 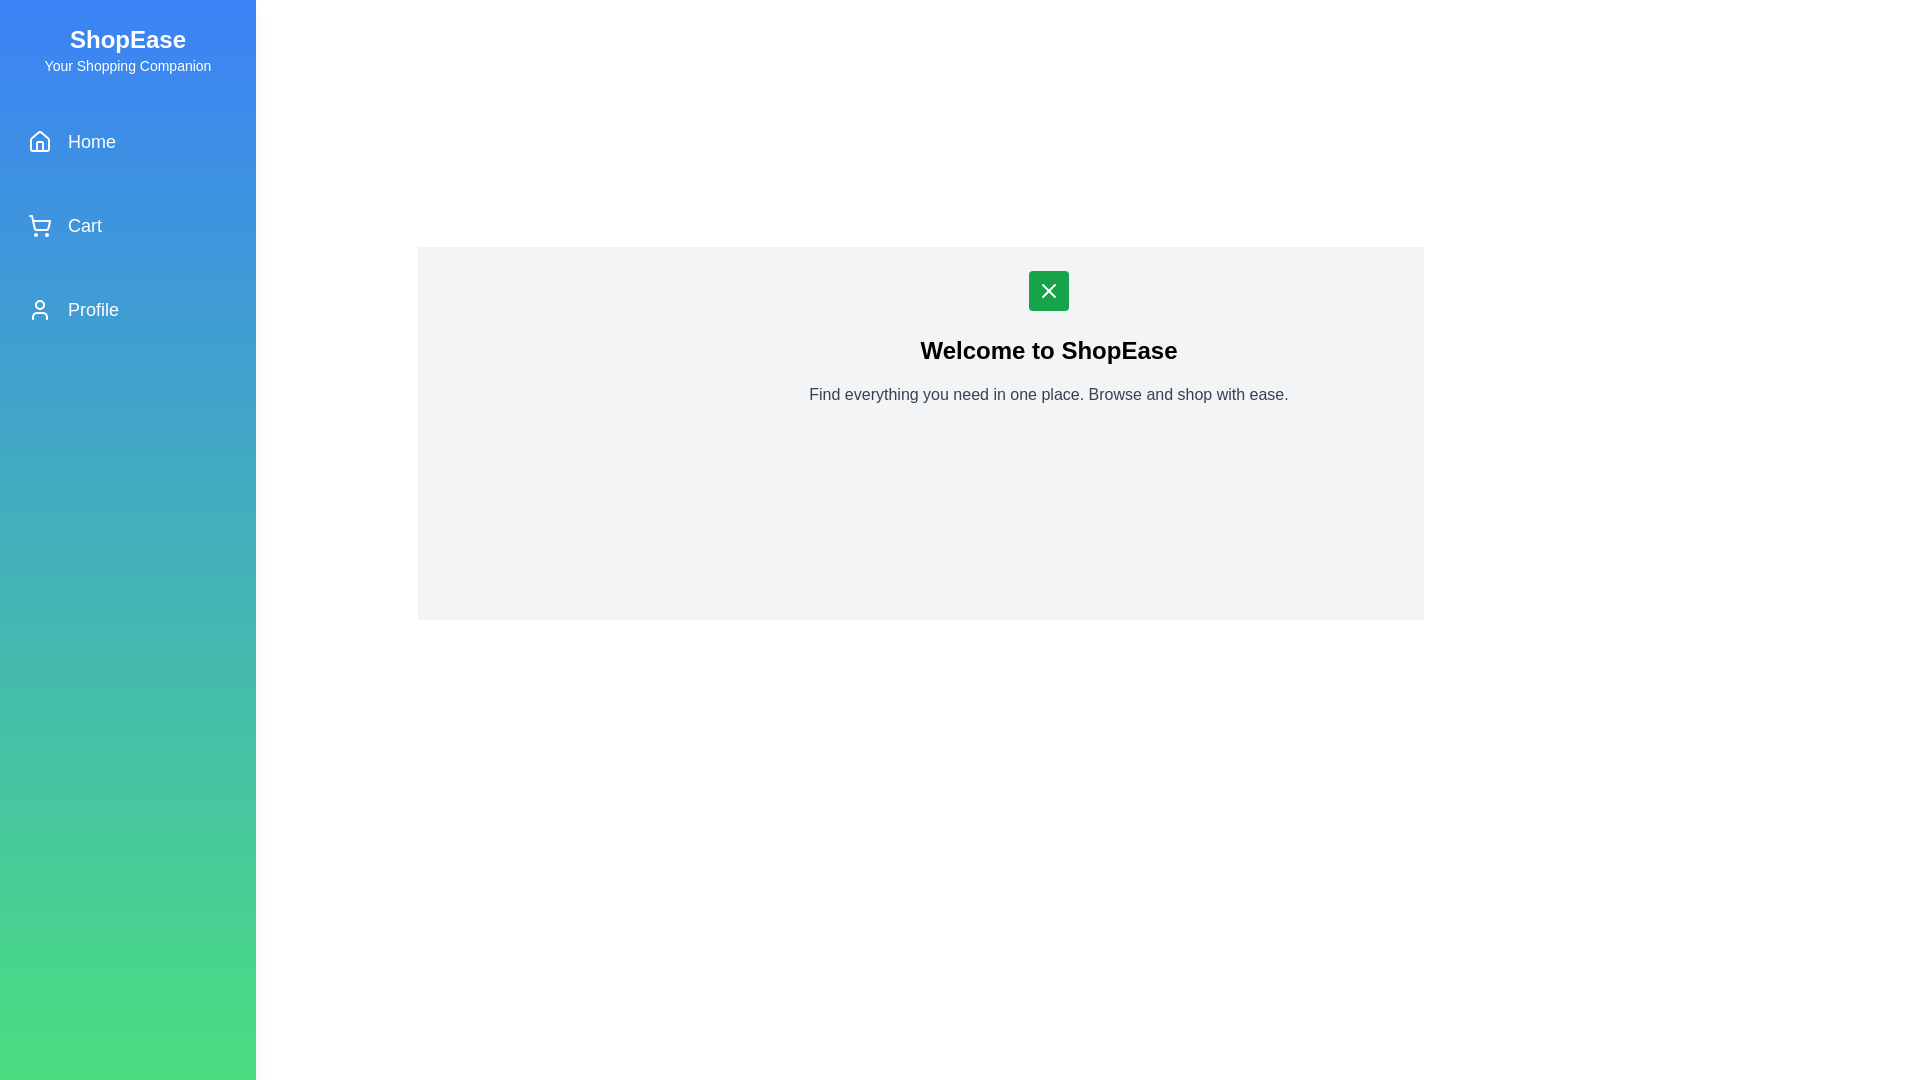 What do you see at coordinates (39, 309) in the screenshot?
I see `the user profile icon, which is a circular head and shoulders design outlined in white on a blue background` at bounding box center [39, 309].